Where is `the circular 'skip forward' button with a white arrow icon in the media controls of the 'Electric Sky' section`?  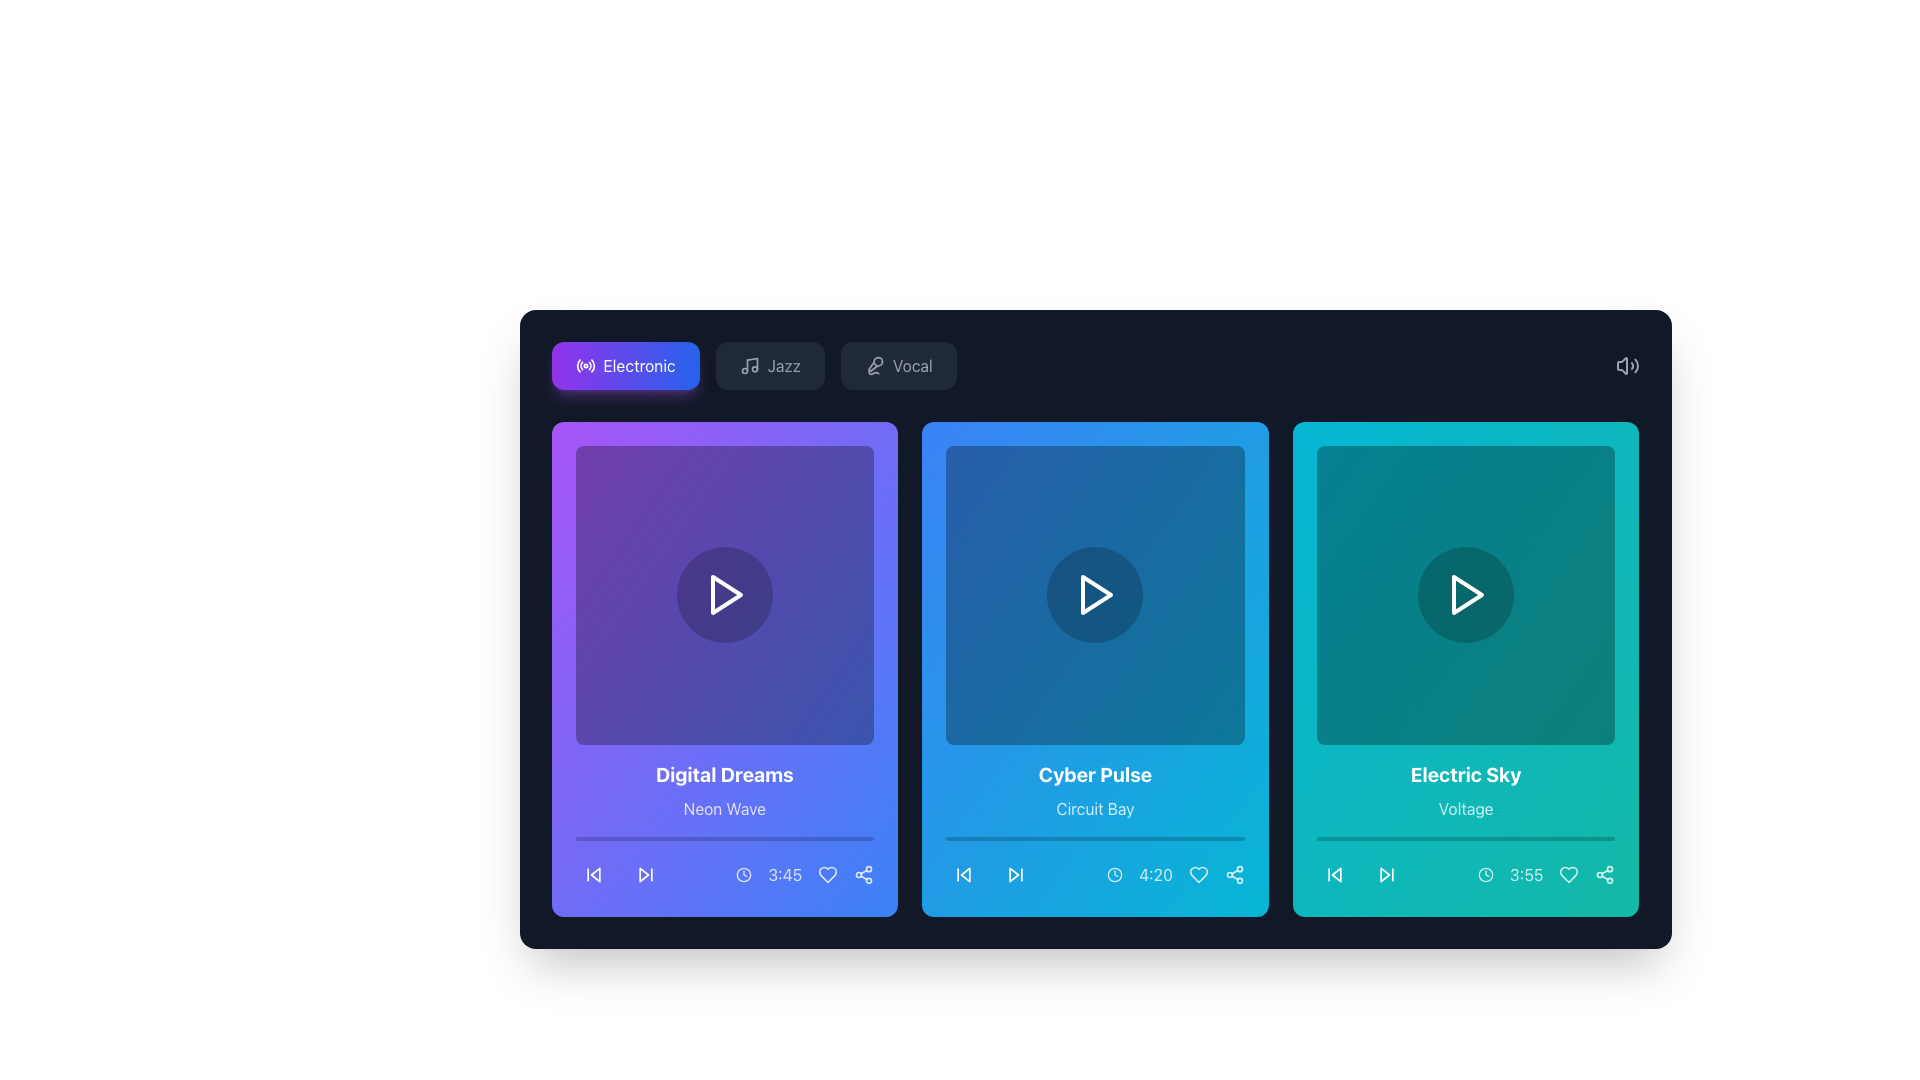 the circular 'skip forward' button with a white arrow icon in the media controls of the 'Electric Sky' section is located at coordinates (1385, 873).